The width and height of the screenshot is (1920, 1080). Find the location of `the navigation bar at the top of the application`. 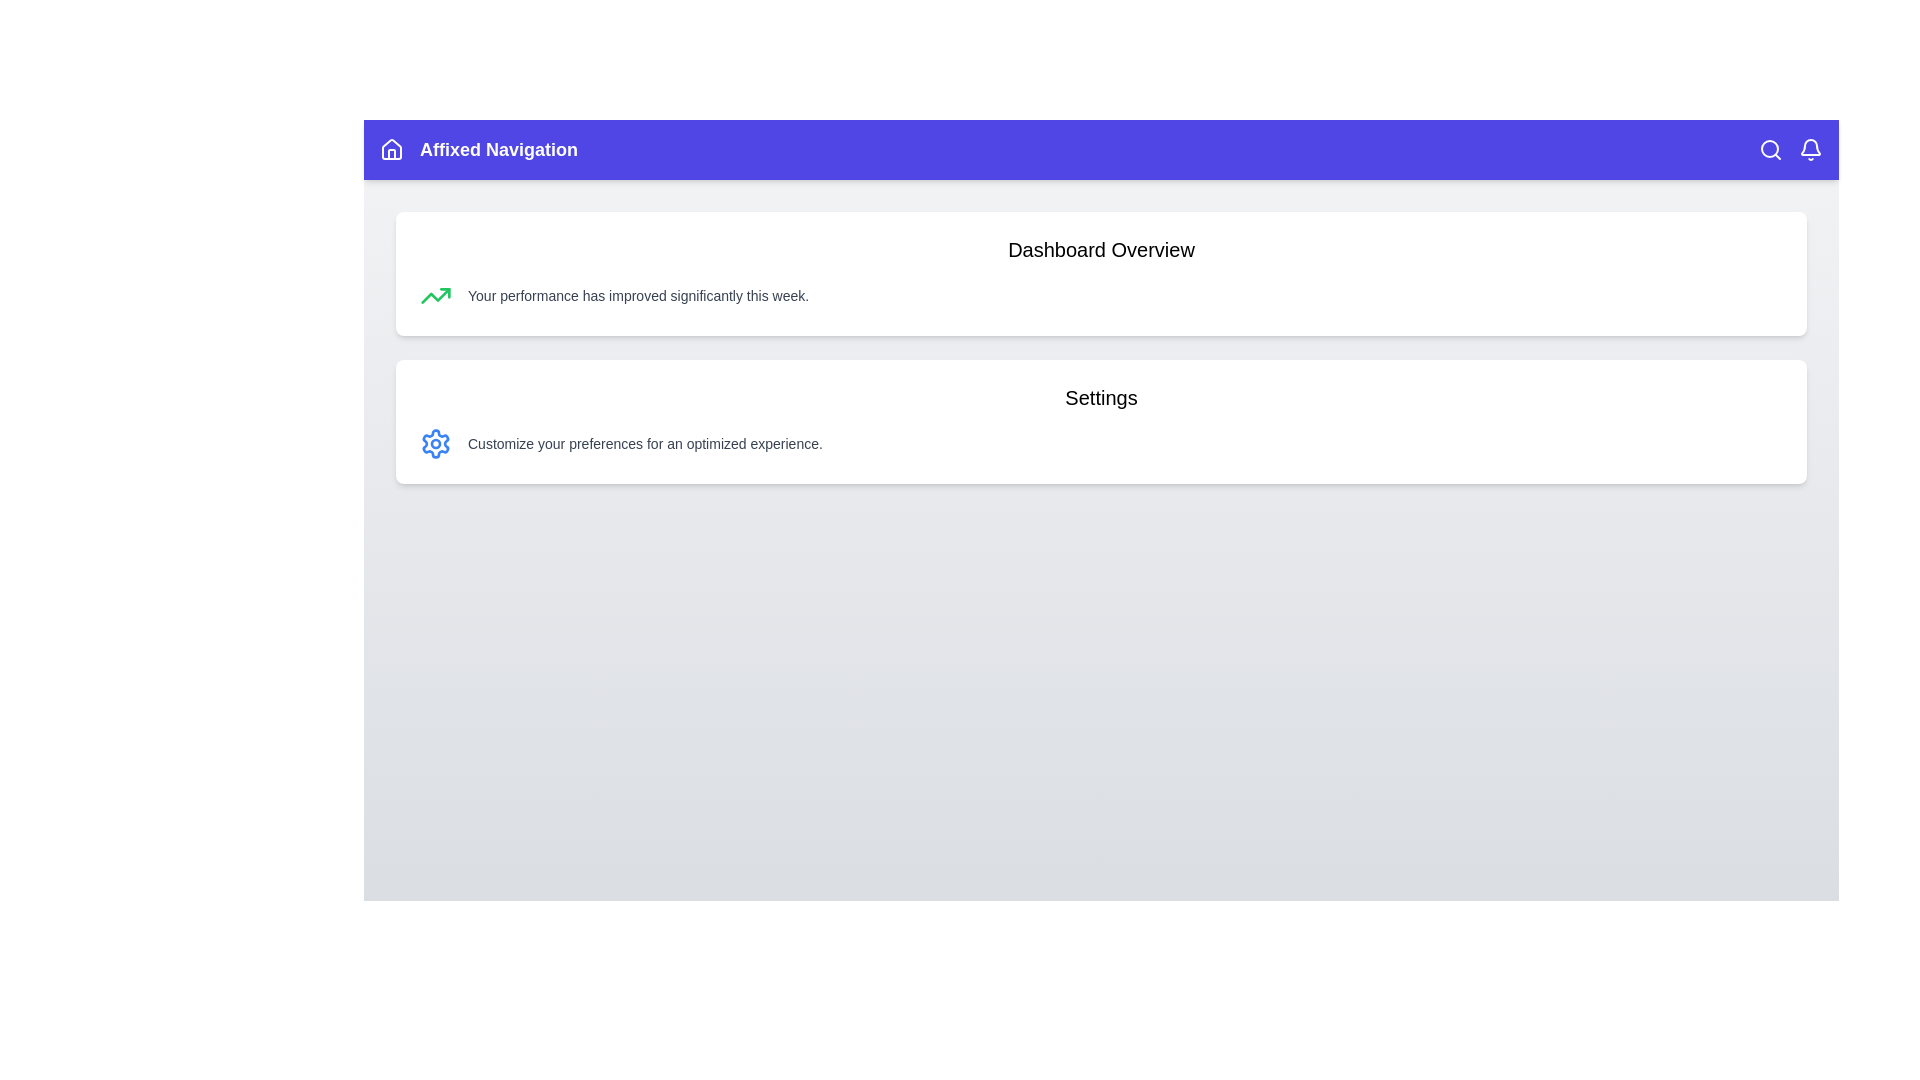

the navigation bar at the top of the application is located at coordinates (1100, 149).